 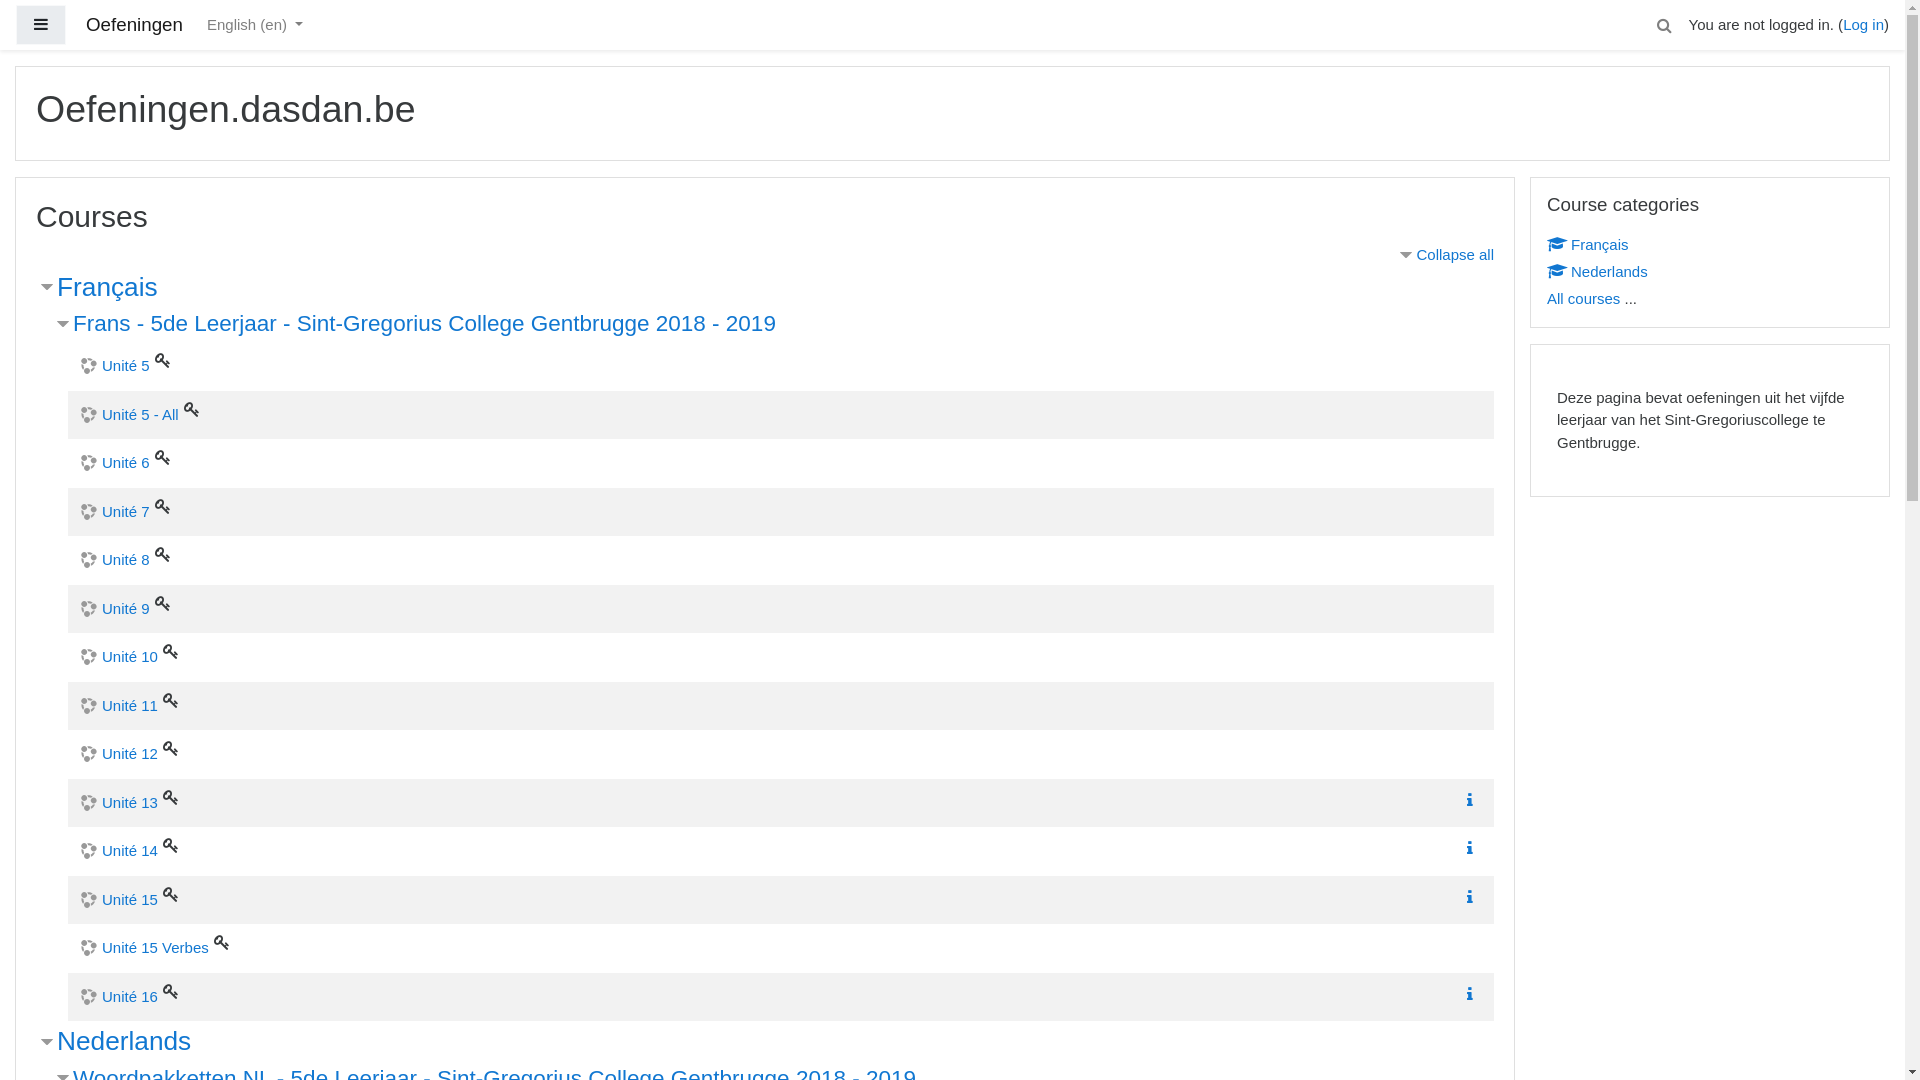 What do you see at coordinates (1469, 994) in the screenshot?
I see `'Summary'` at bounding box center [1469, 994].